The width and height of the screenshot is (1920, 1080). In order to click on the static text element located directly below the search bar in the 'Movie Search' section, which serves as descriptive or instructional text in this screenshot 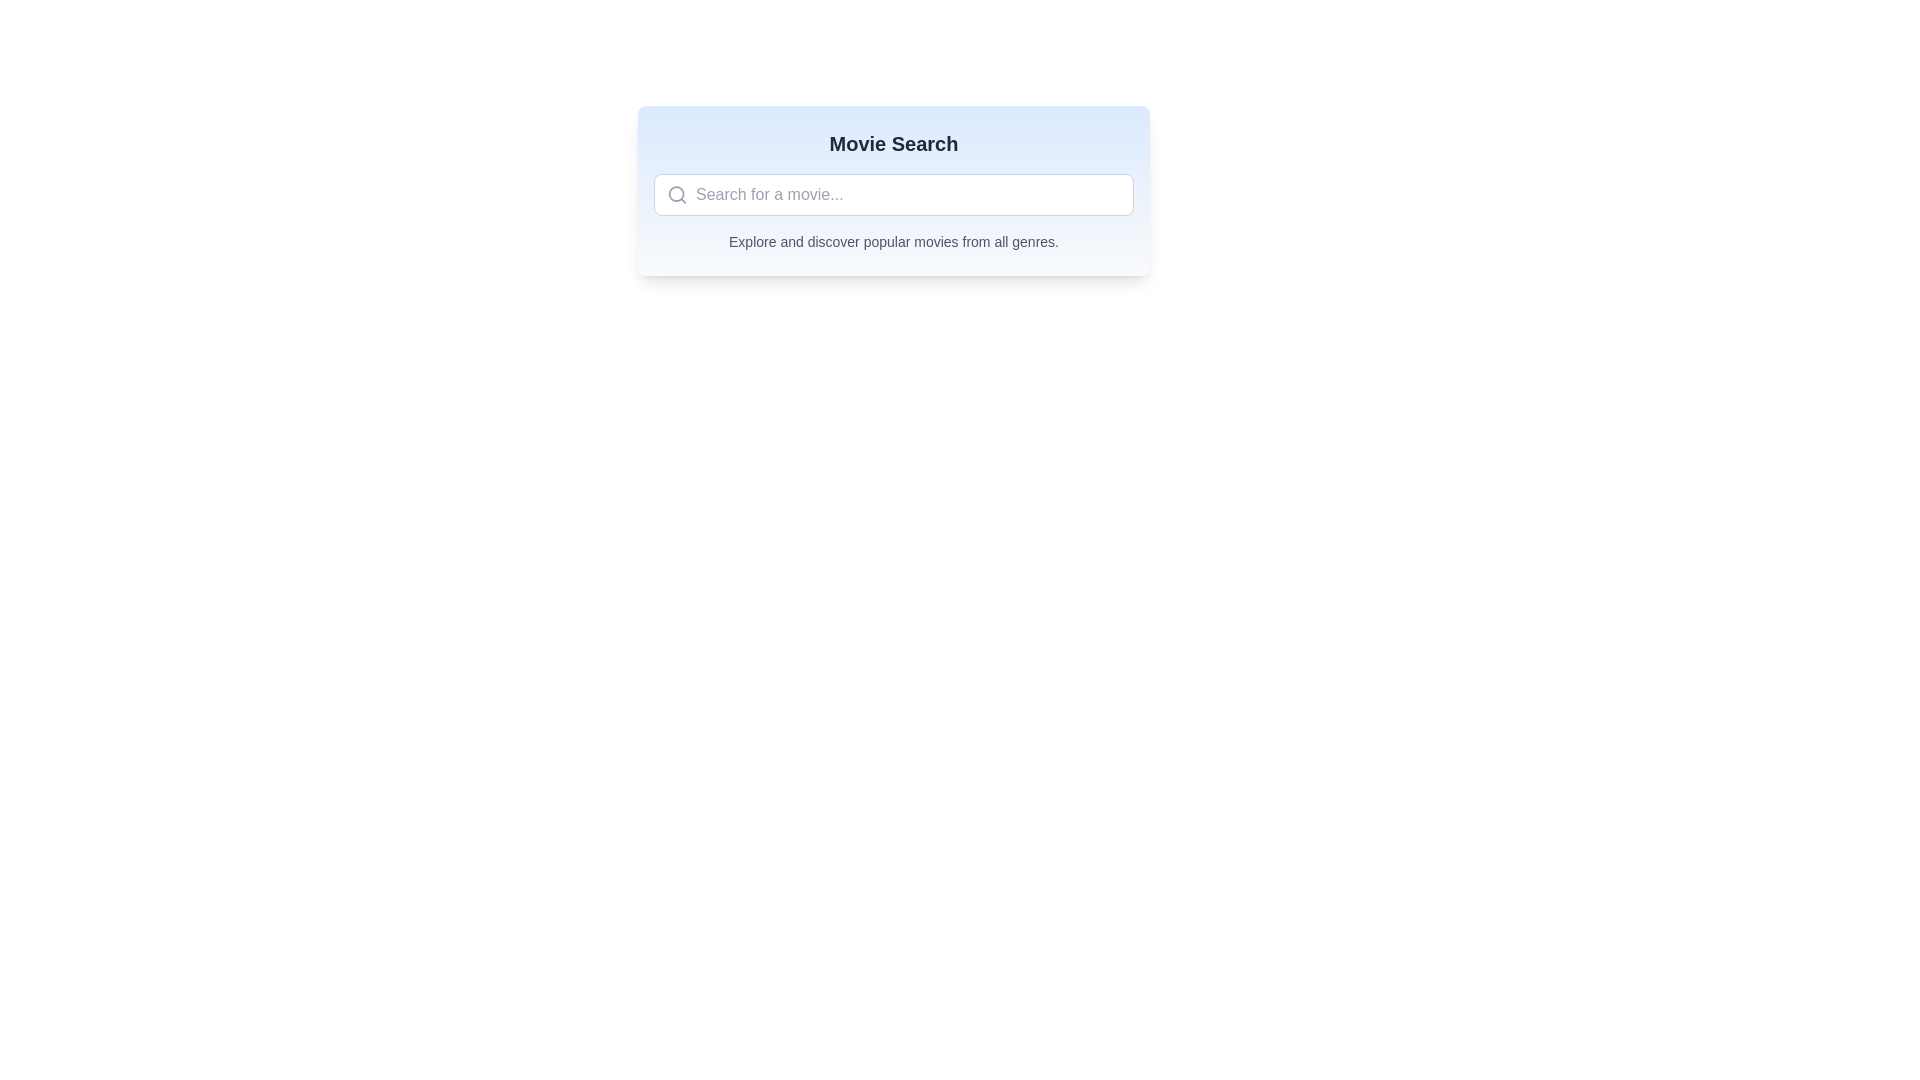, I will do `click(892, 241)`.